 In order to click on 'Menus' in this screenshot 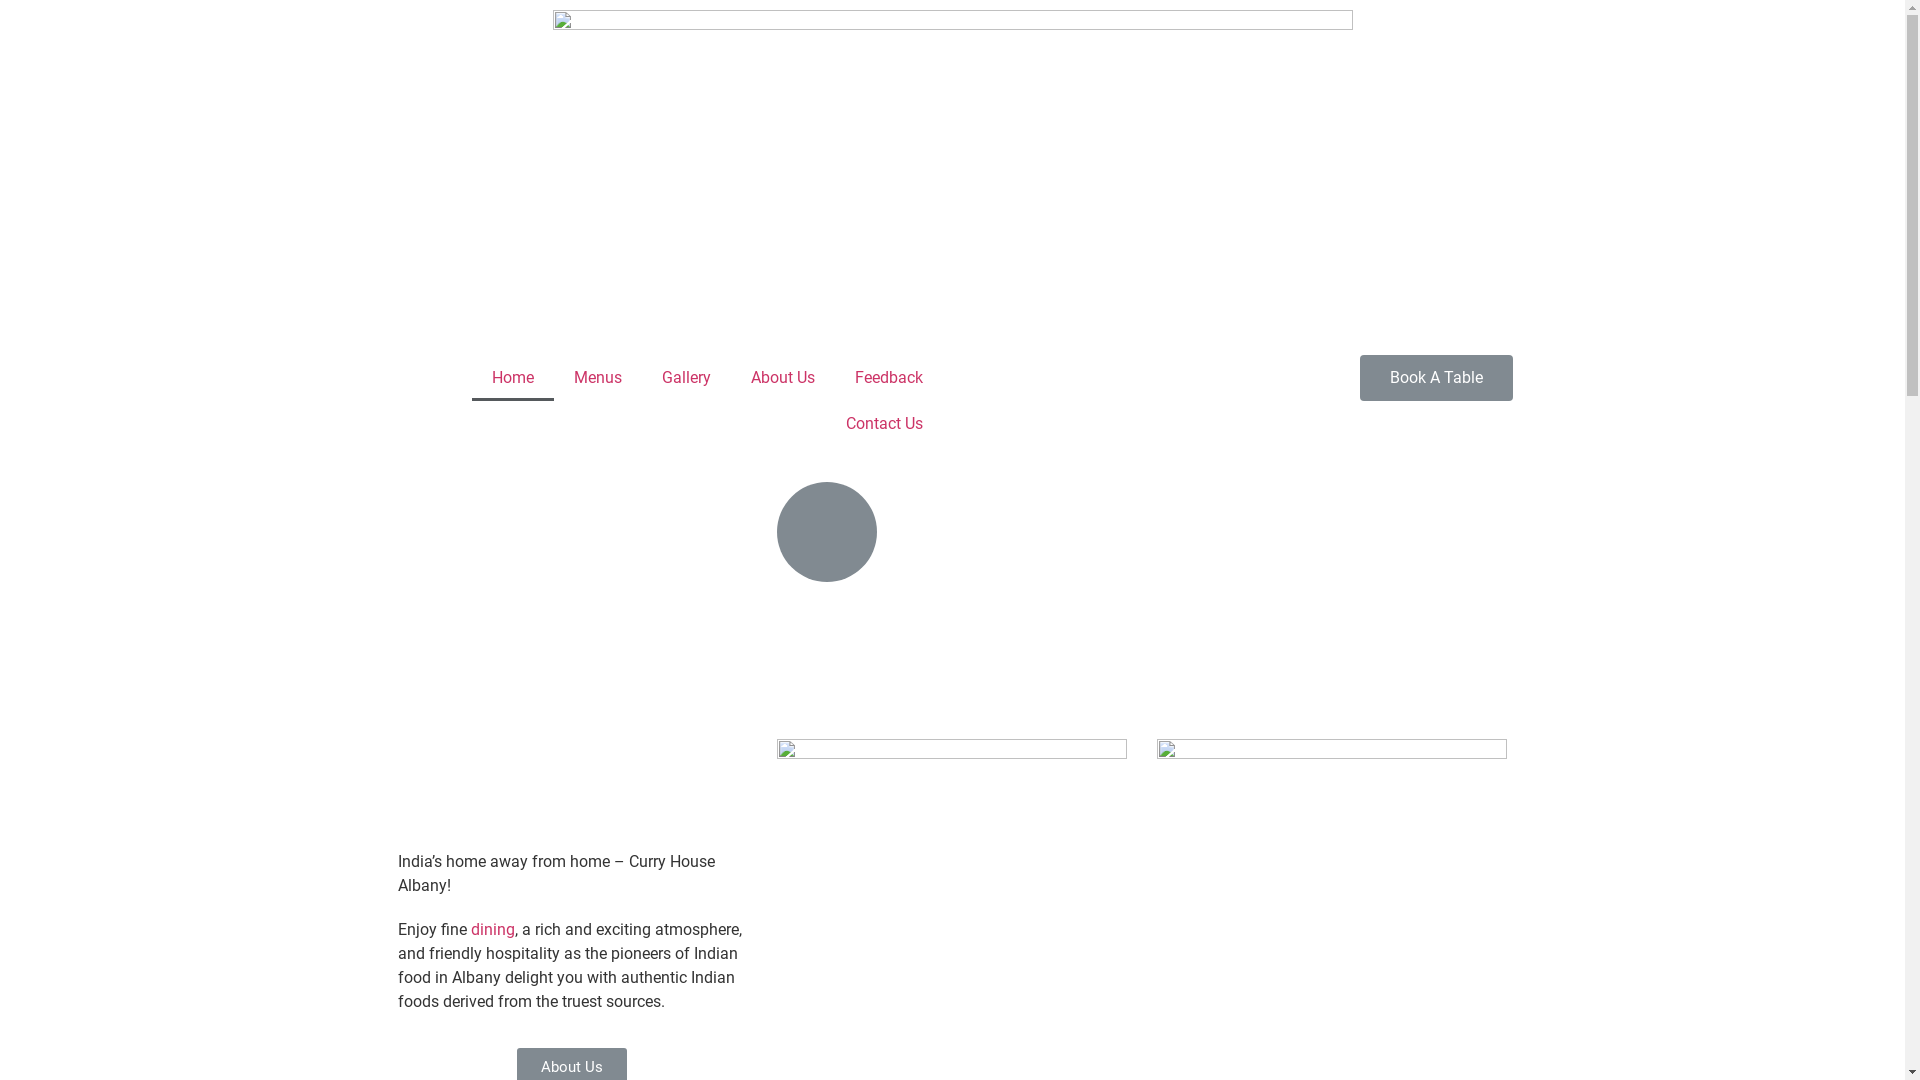, I will do `click(553, 378)`.